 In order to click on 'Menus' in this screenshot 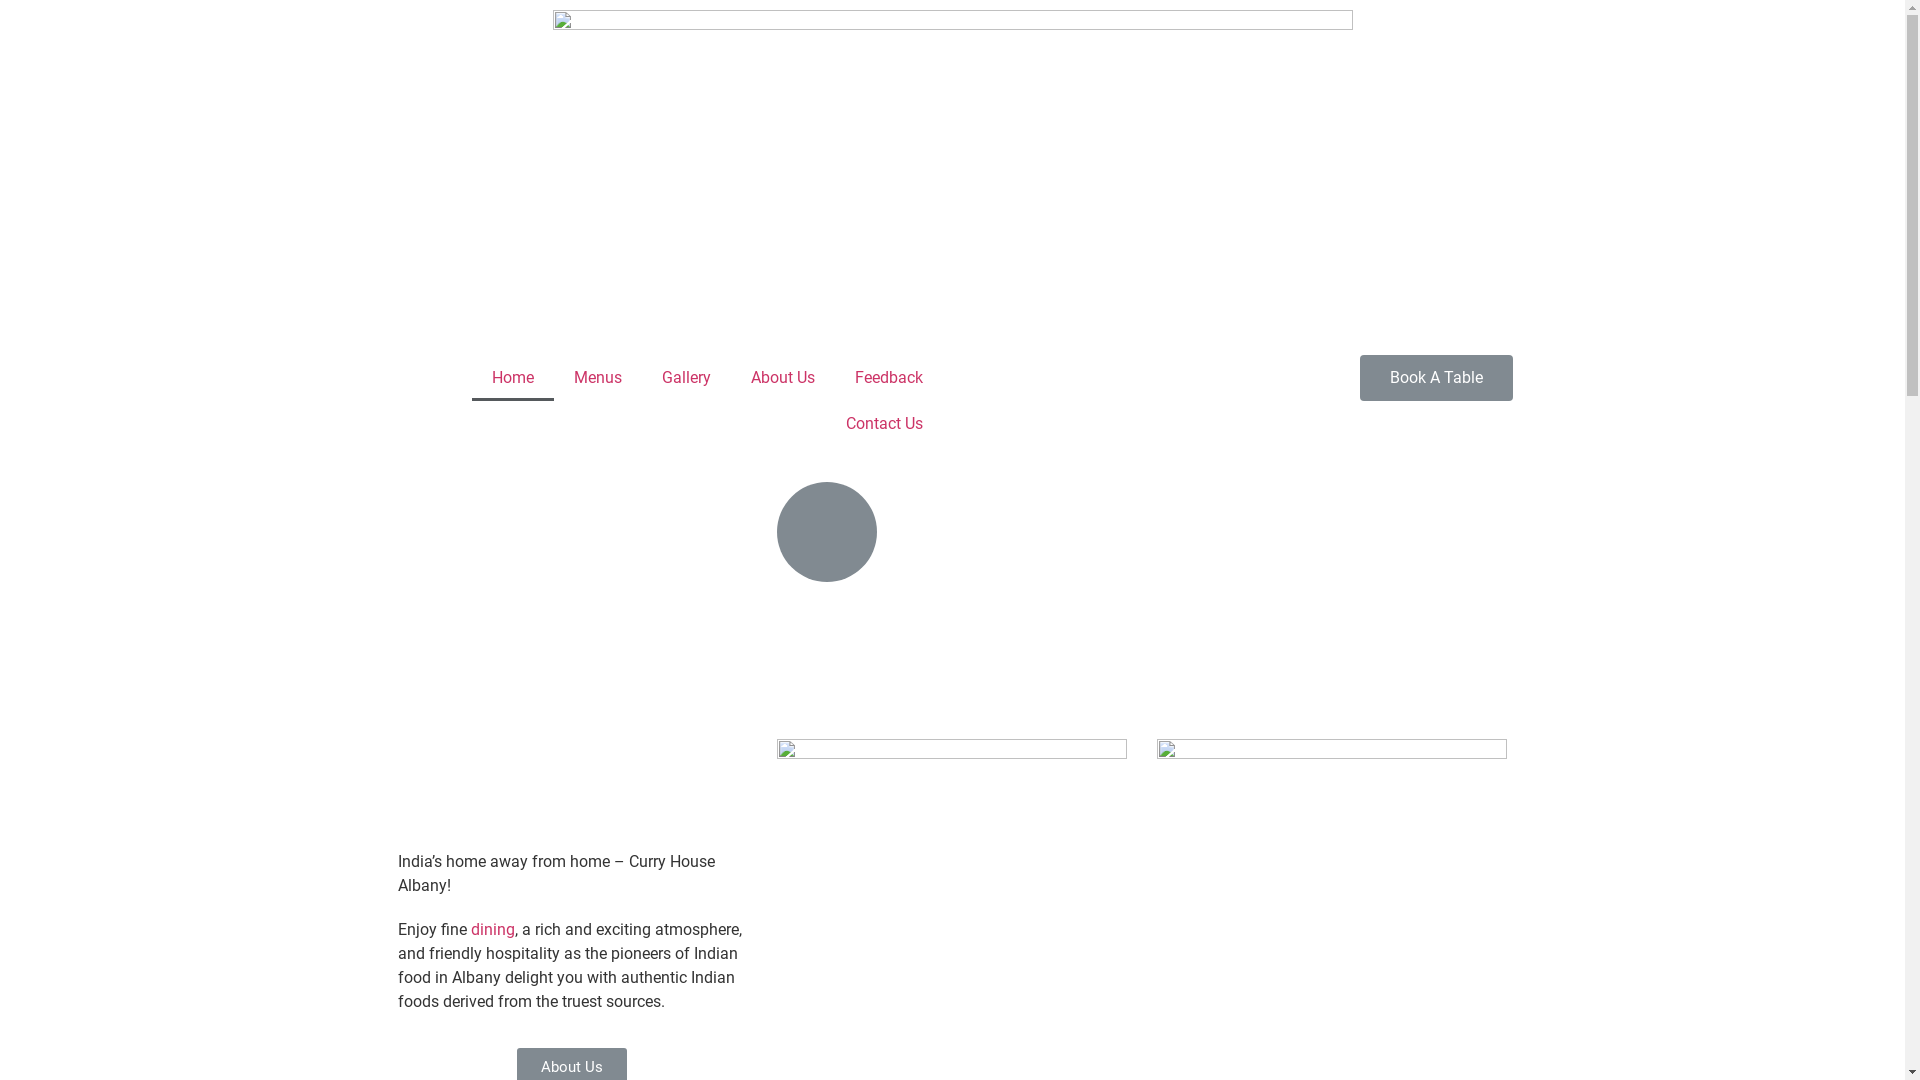, I will do `click(553, 378)`.